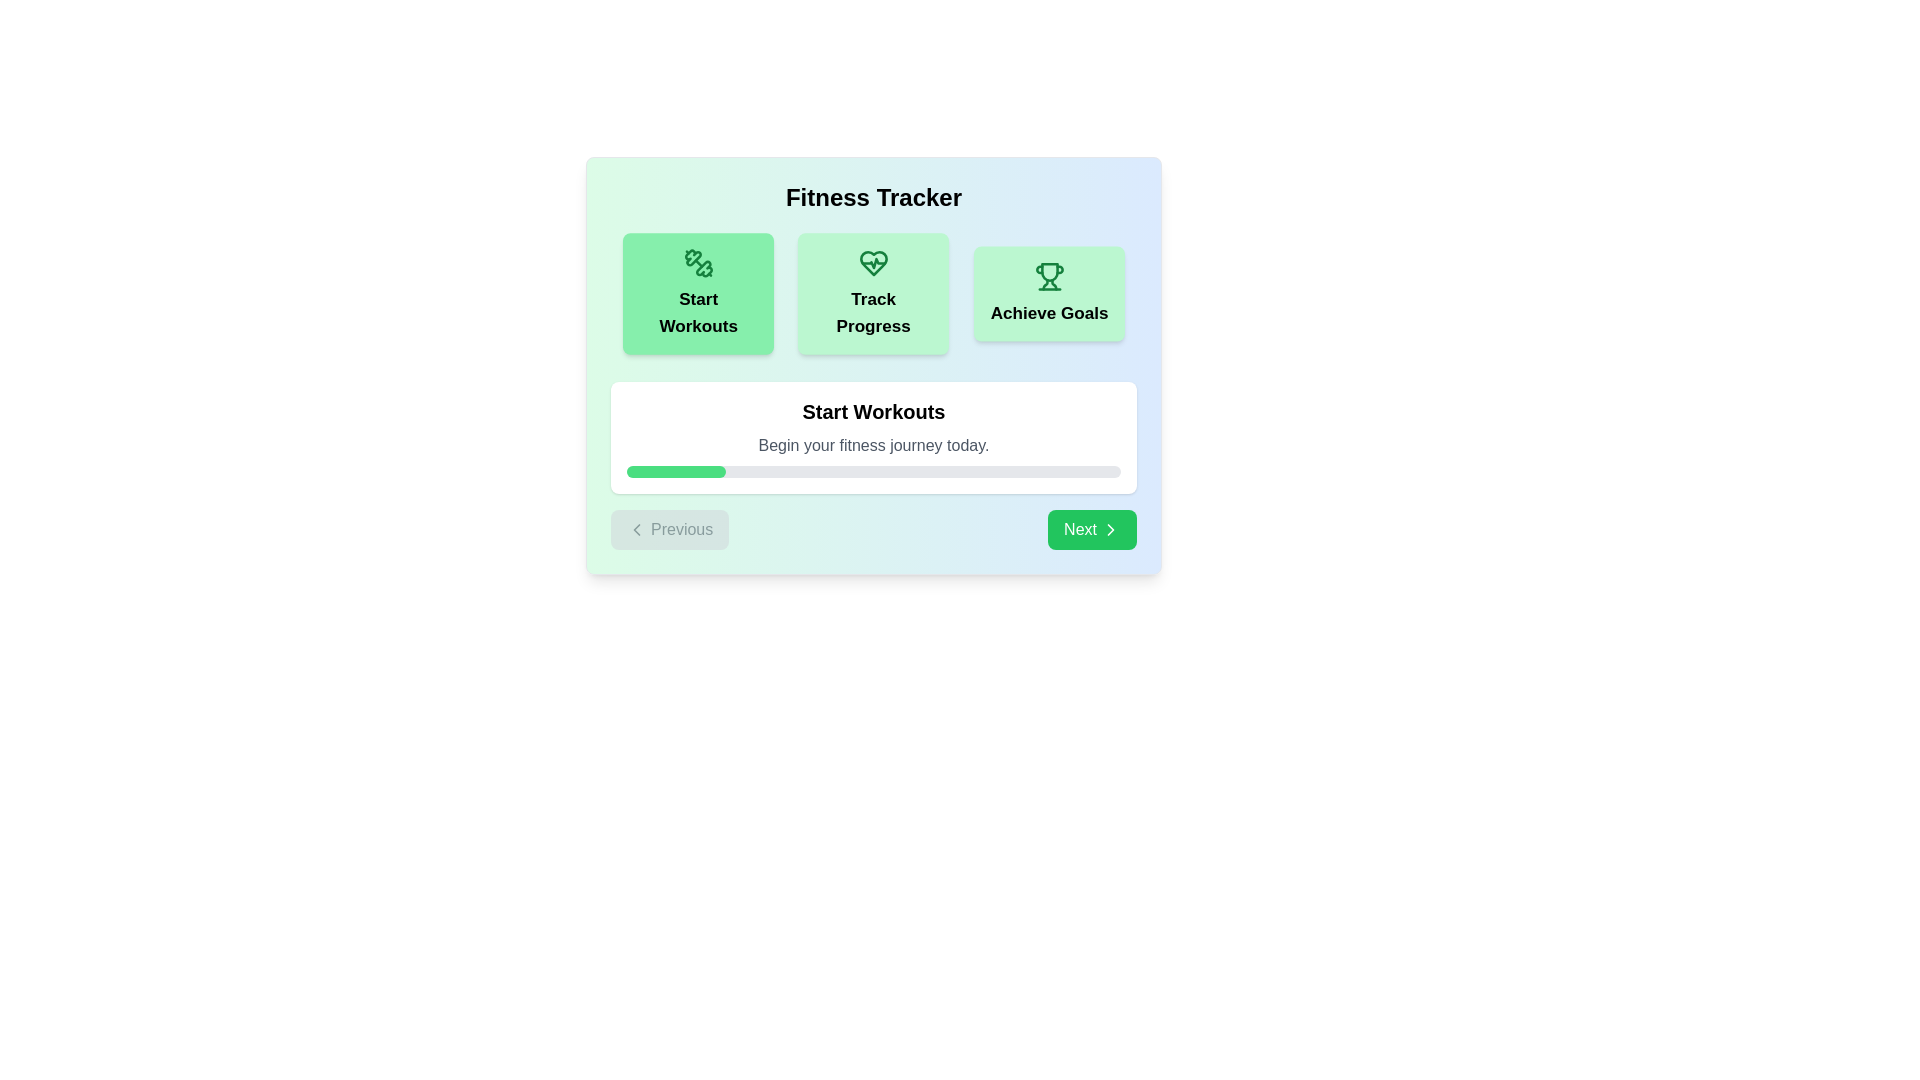 Image resolution: width=1920 pixels, height=1080 pixels. I want to click on the 'Next' button, which is a rectangular button with rounded corners, a green background, and white text displaying 'Next' with a right-facing chevron arrow, so click(1091, 528).